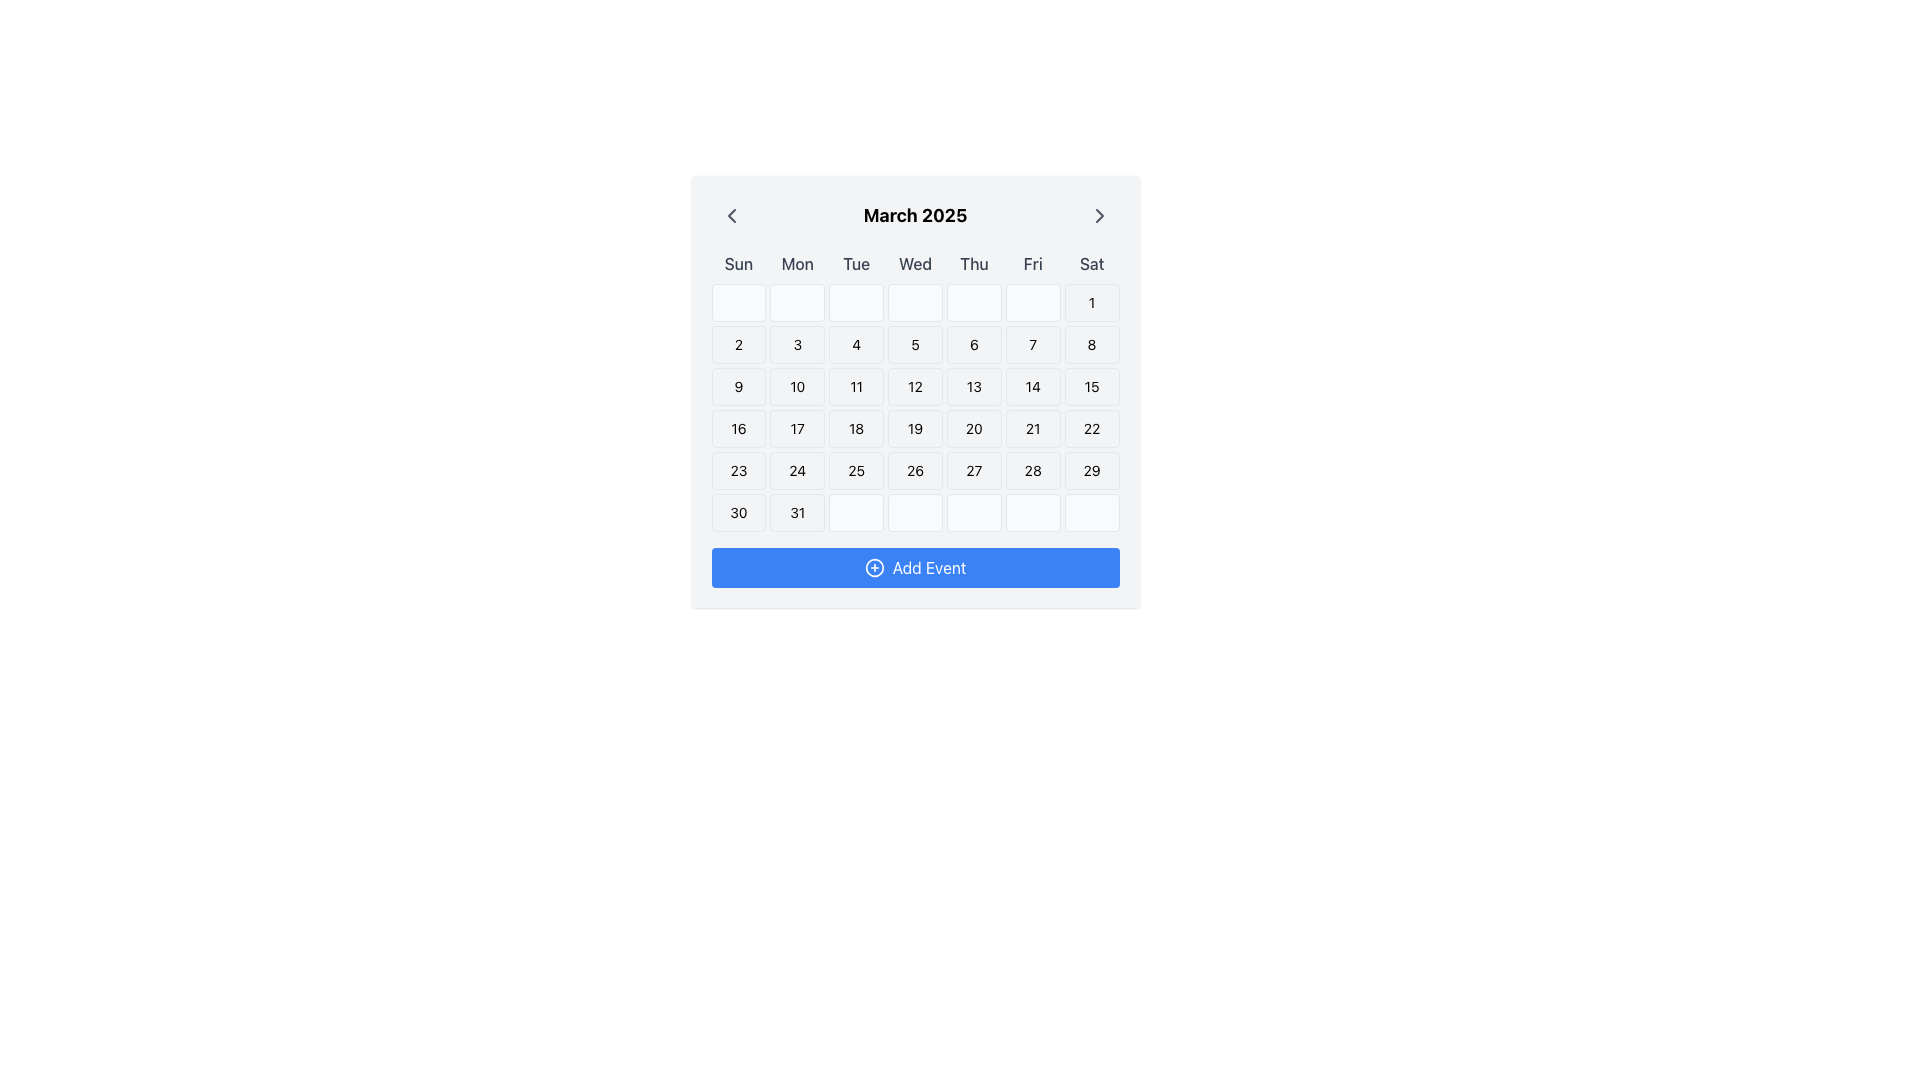 The image size is (1920, 1080). I want to click on the button representing the 14th day of March 2025 in the calendar interface, so click(1033, 386).